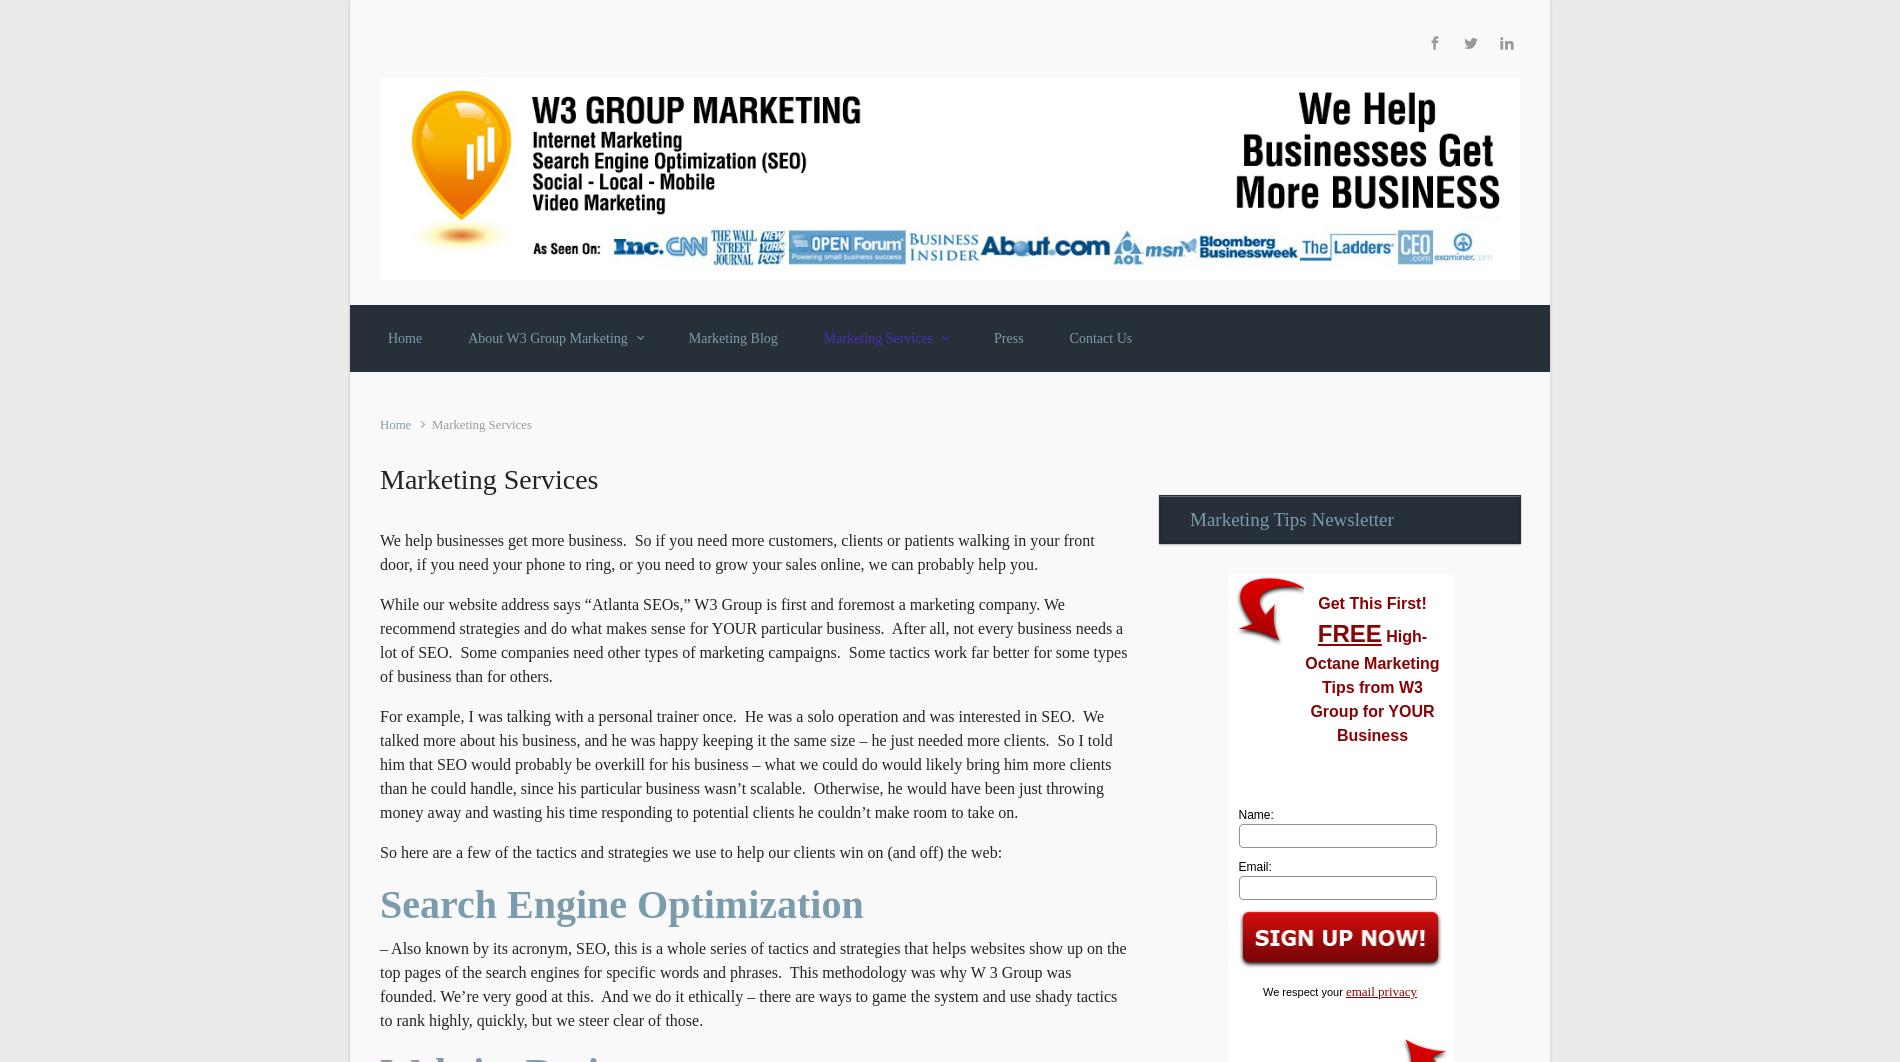  Describe the element at coordinates (1379, 990) in the screenshot. I see `'email privacy'` at that location.